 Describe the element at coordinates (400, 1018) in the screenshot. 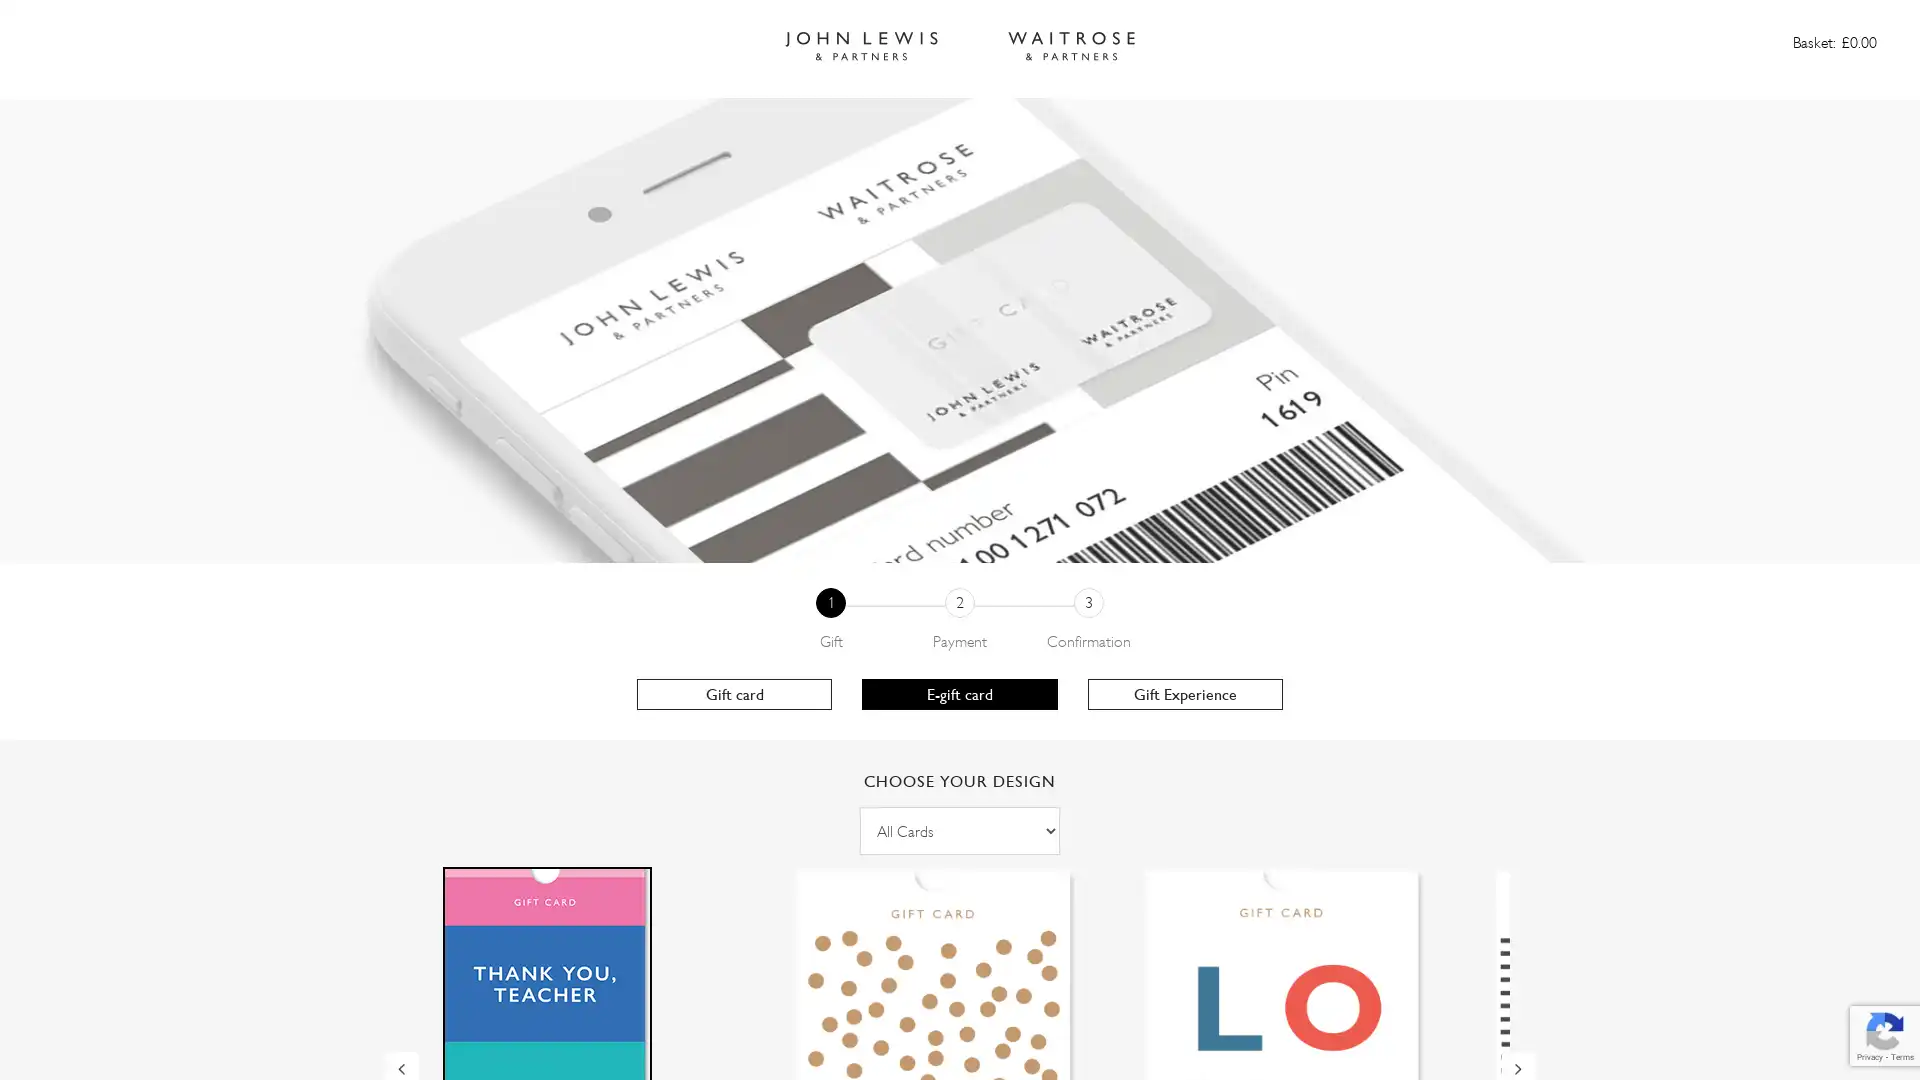

I see `Previous` at that location.